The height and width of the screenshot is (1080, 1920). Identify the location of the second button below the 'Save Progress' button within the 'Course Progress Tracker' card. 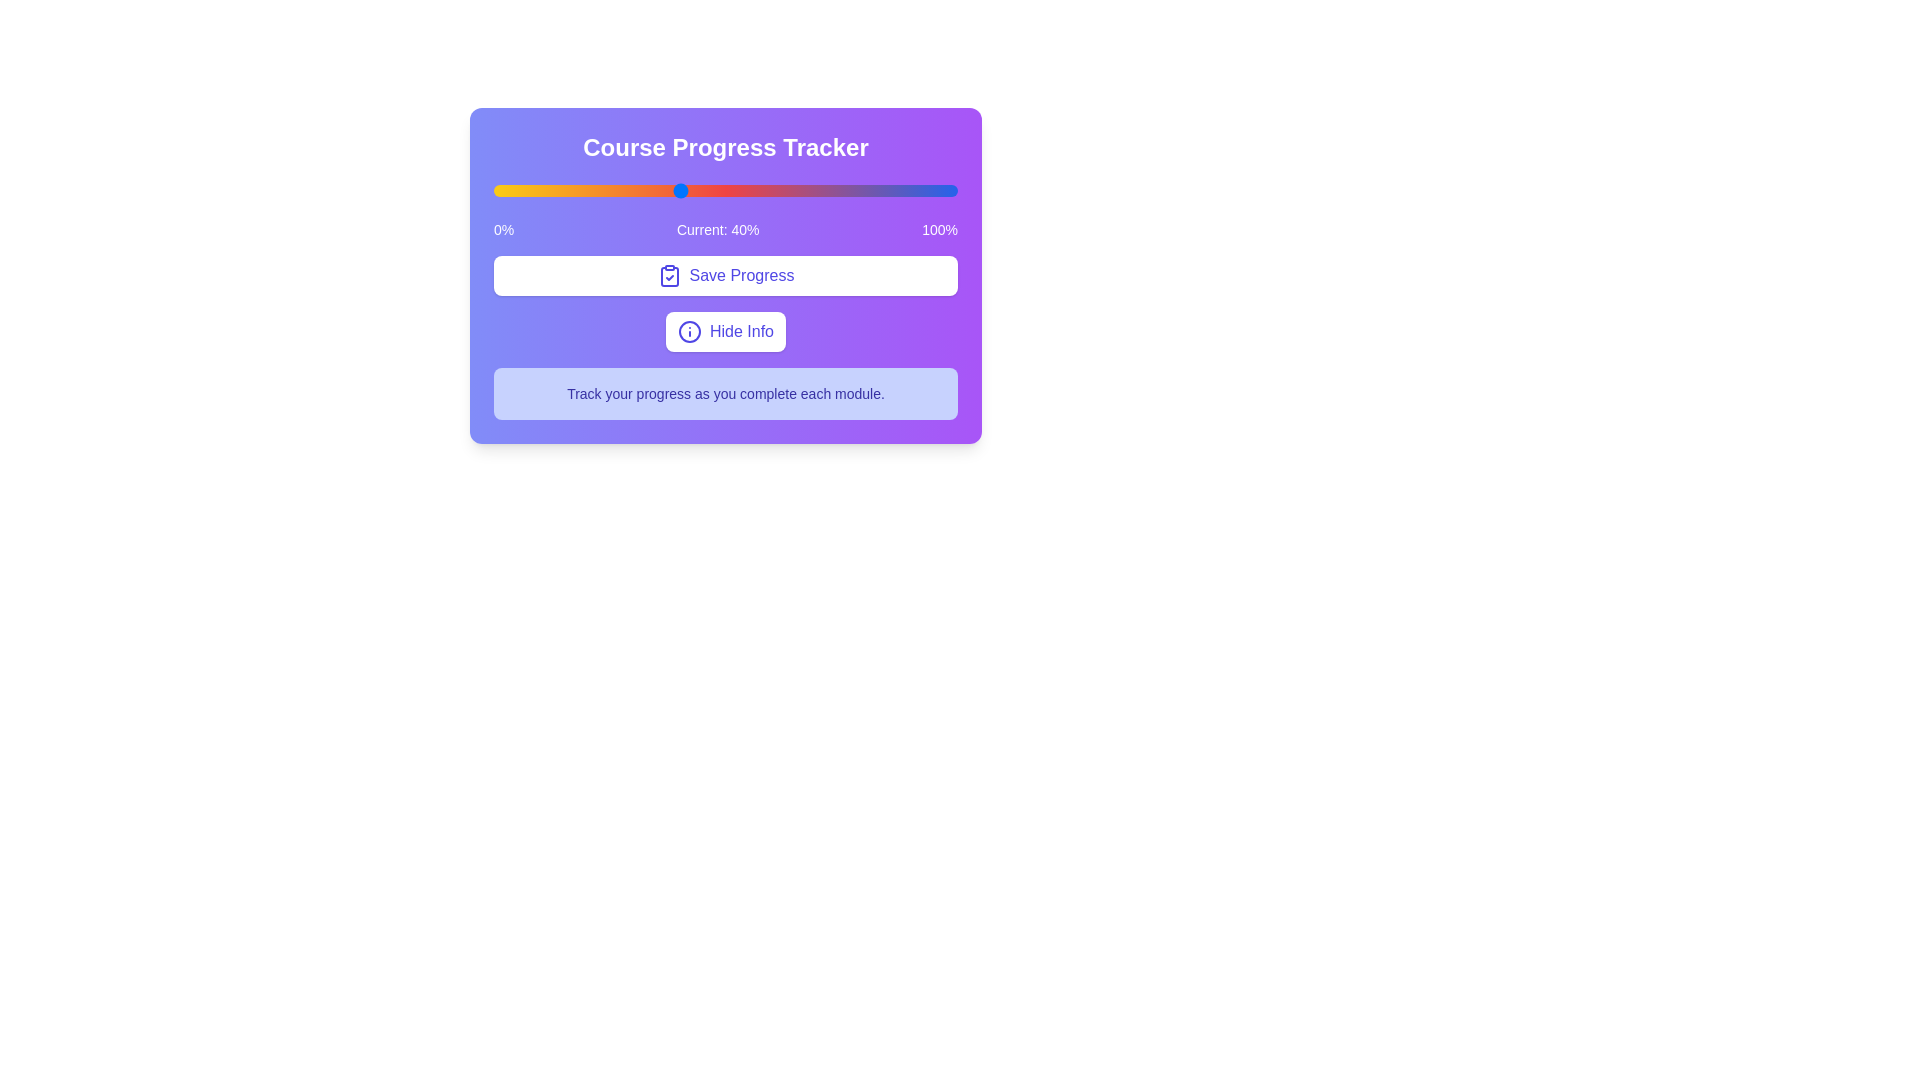
(724, 330).